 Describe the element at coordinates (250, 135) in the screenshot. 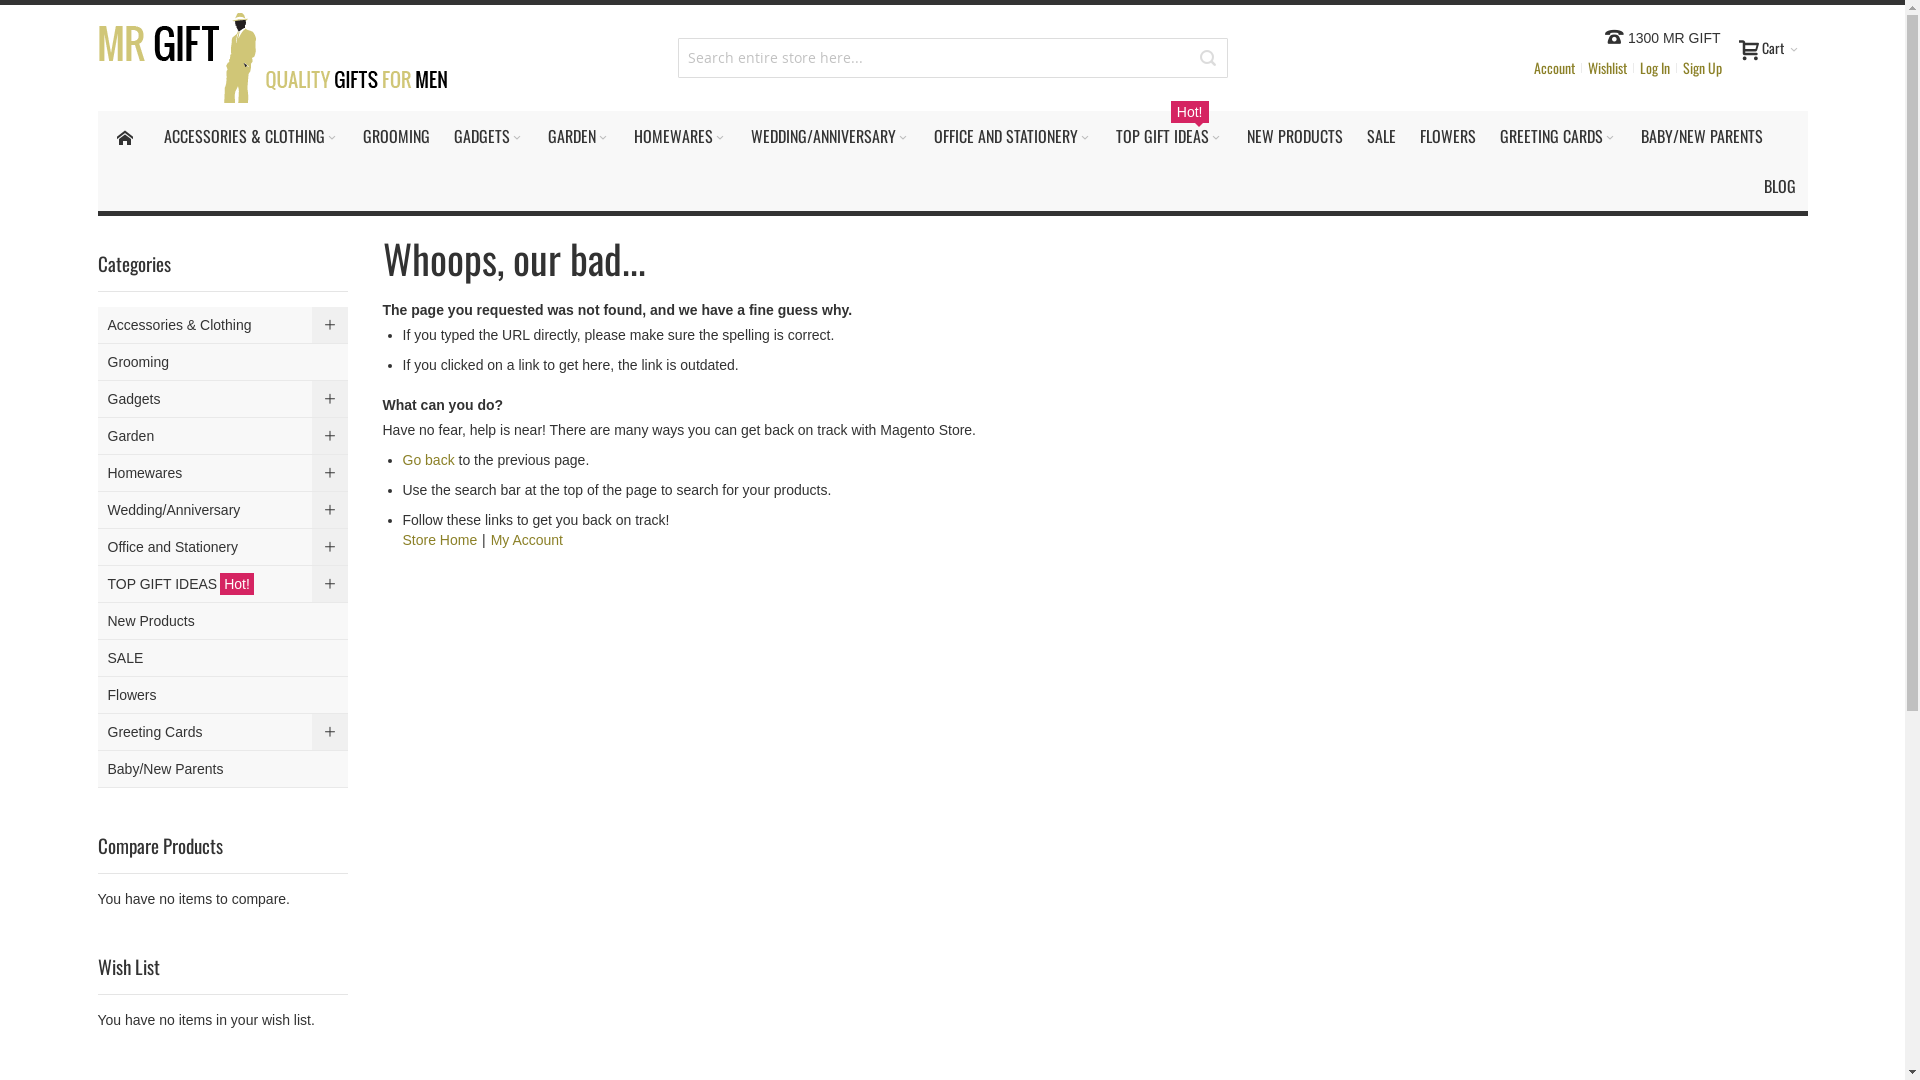

I see `'ACCESSORIES & CLOTHING'` at that location.